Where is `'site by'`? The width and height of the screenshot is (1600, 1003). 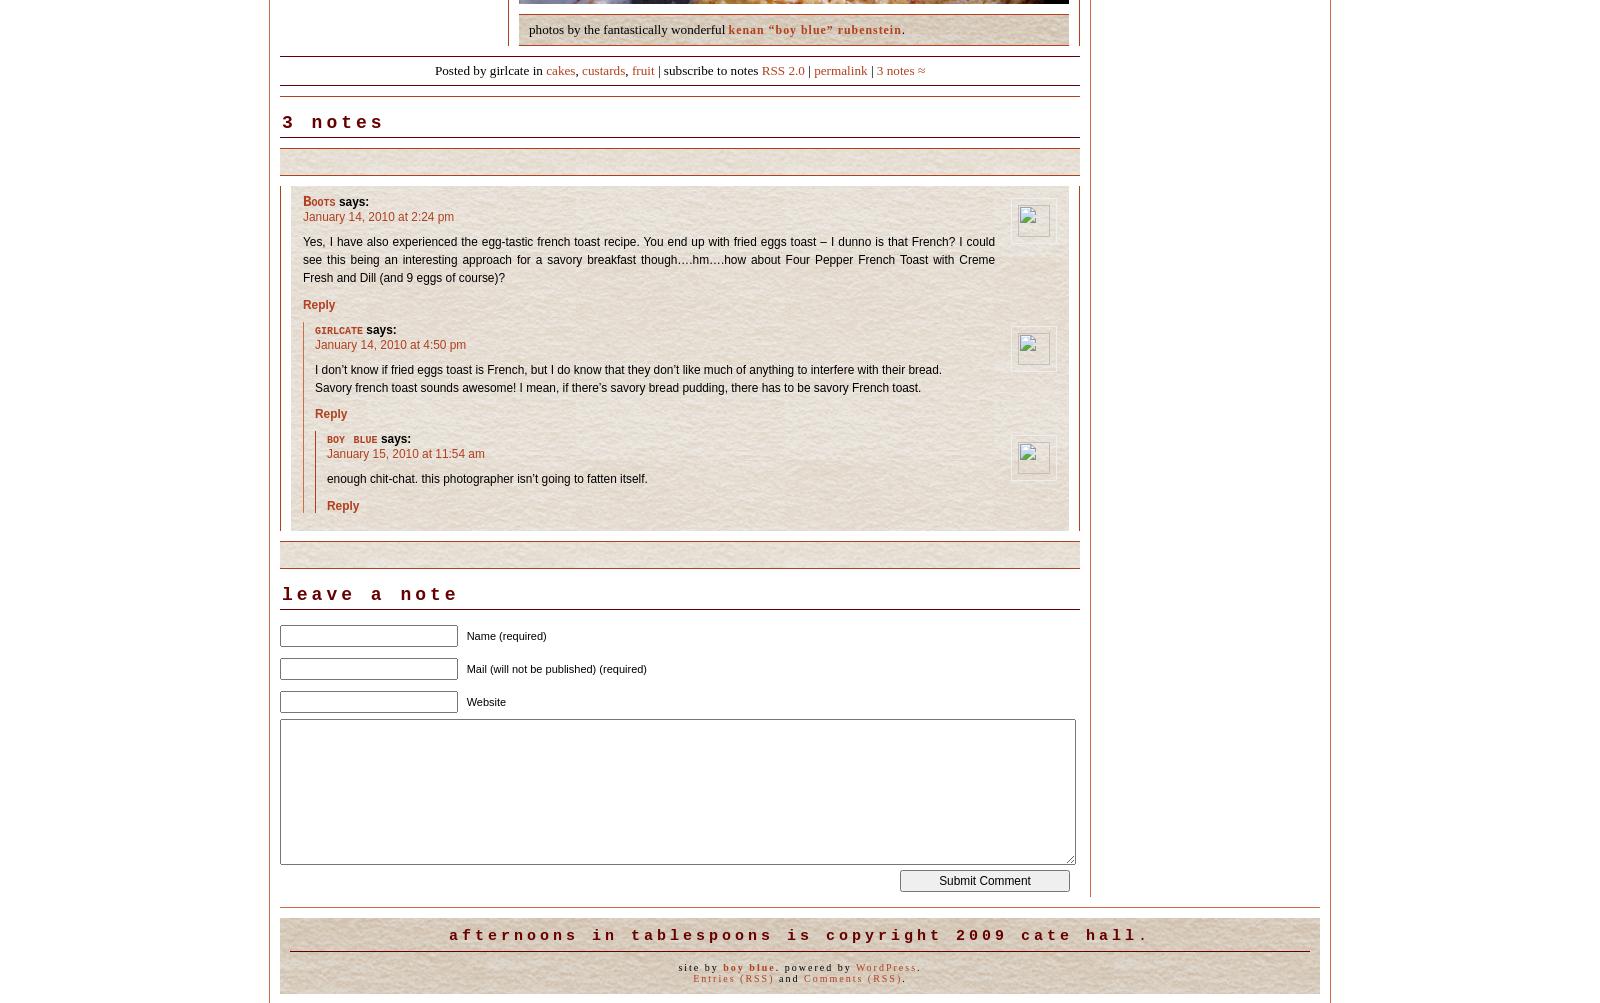
'site by' is located at coordinates (700, 966).